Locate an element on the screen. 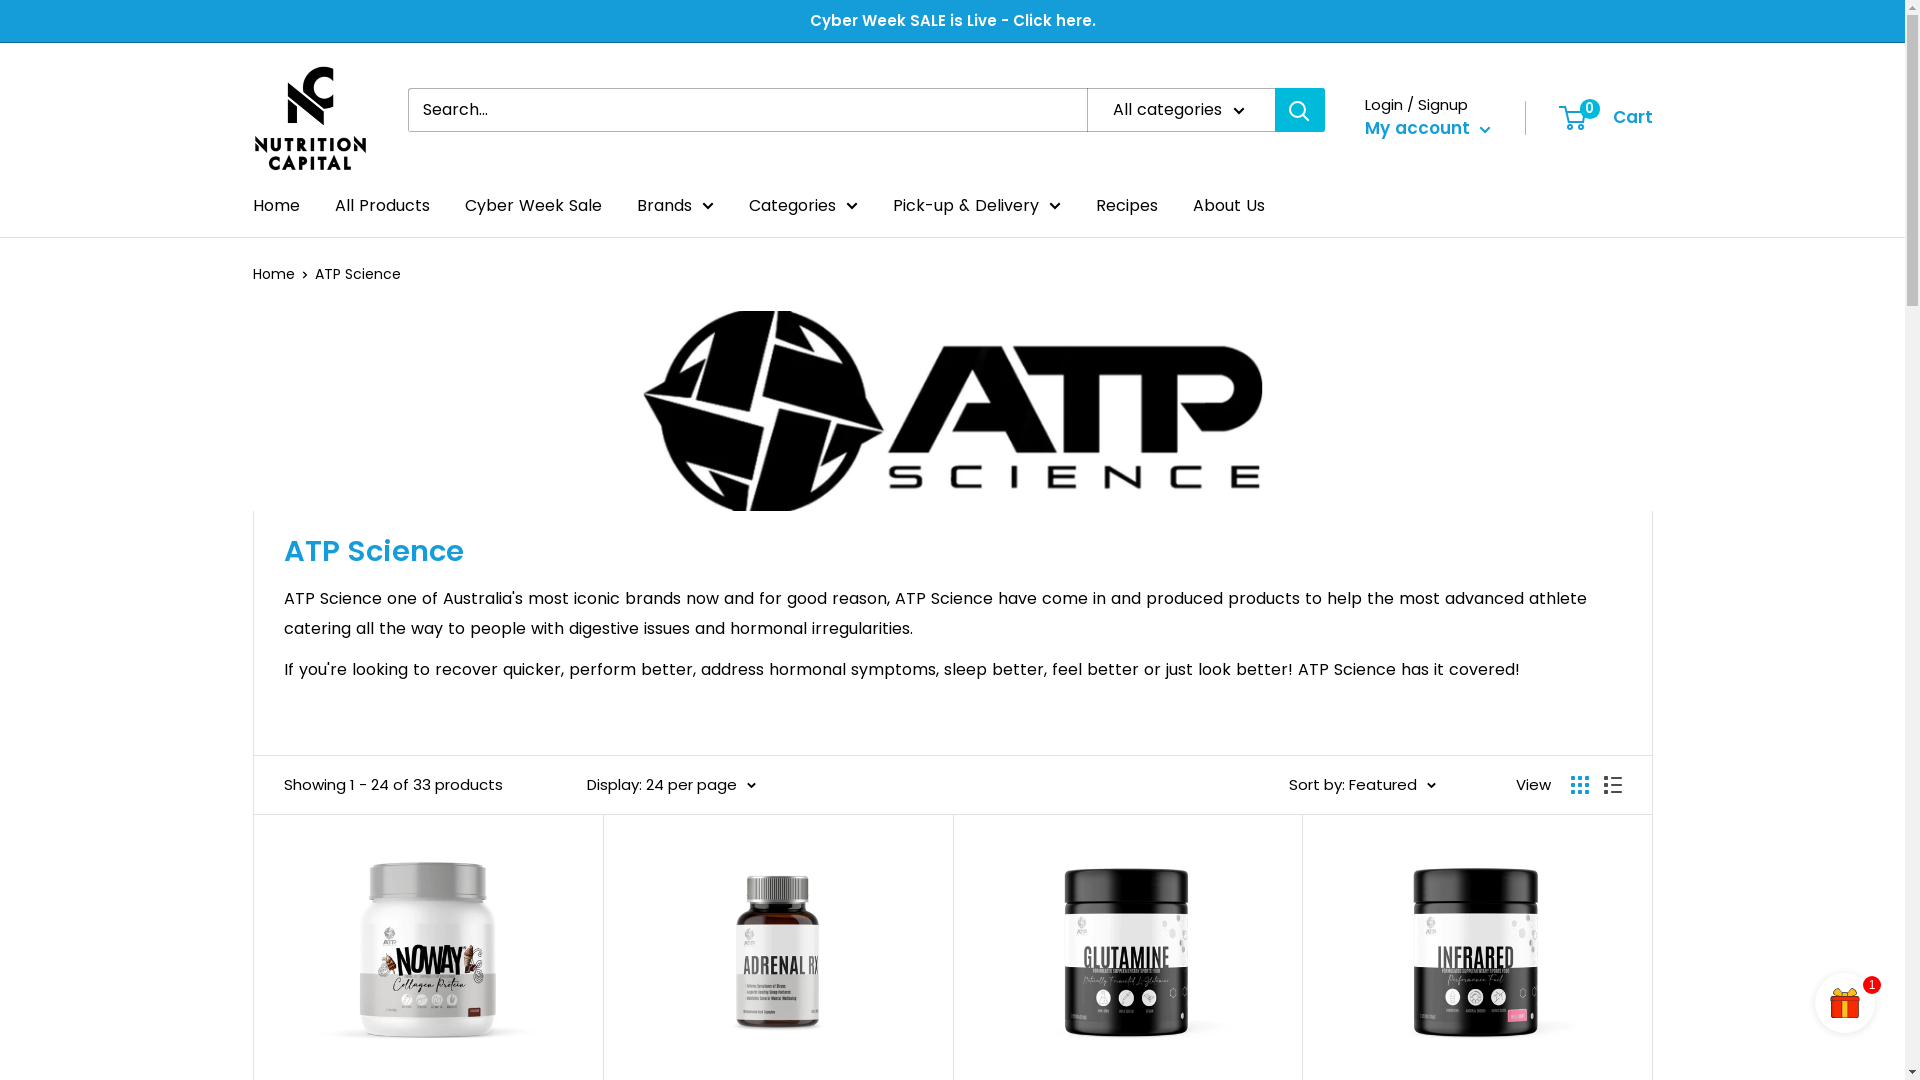 This screenshot has height=1080, width=1920. 'Home' is located at coordinates (274, 205).